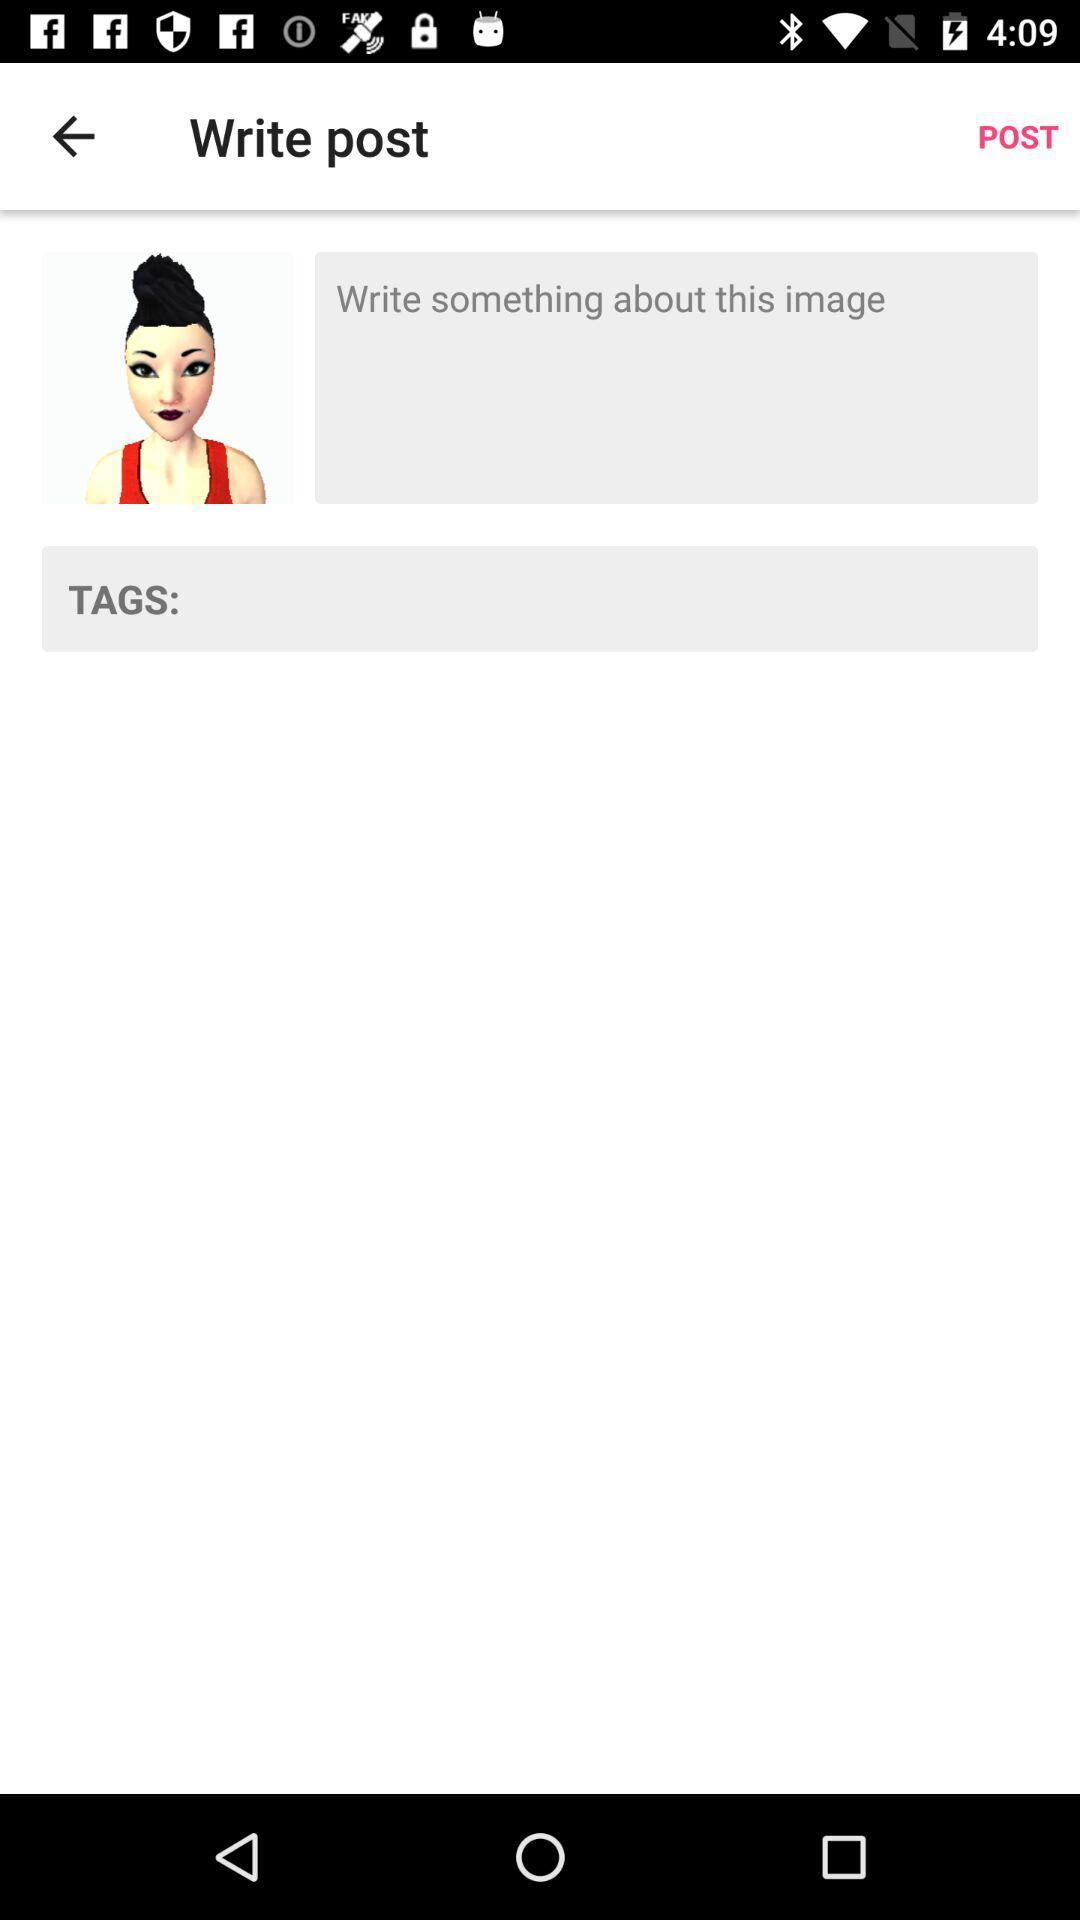 This screenshot has height=1920, width=1080. What do you see at coordinates (621, 597) in the screenshot?
I see `tags row` at bounding box center [621, 597].